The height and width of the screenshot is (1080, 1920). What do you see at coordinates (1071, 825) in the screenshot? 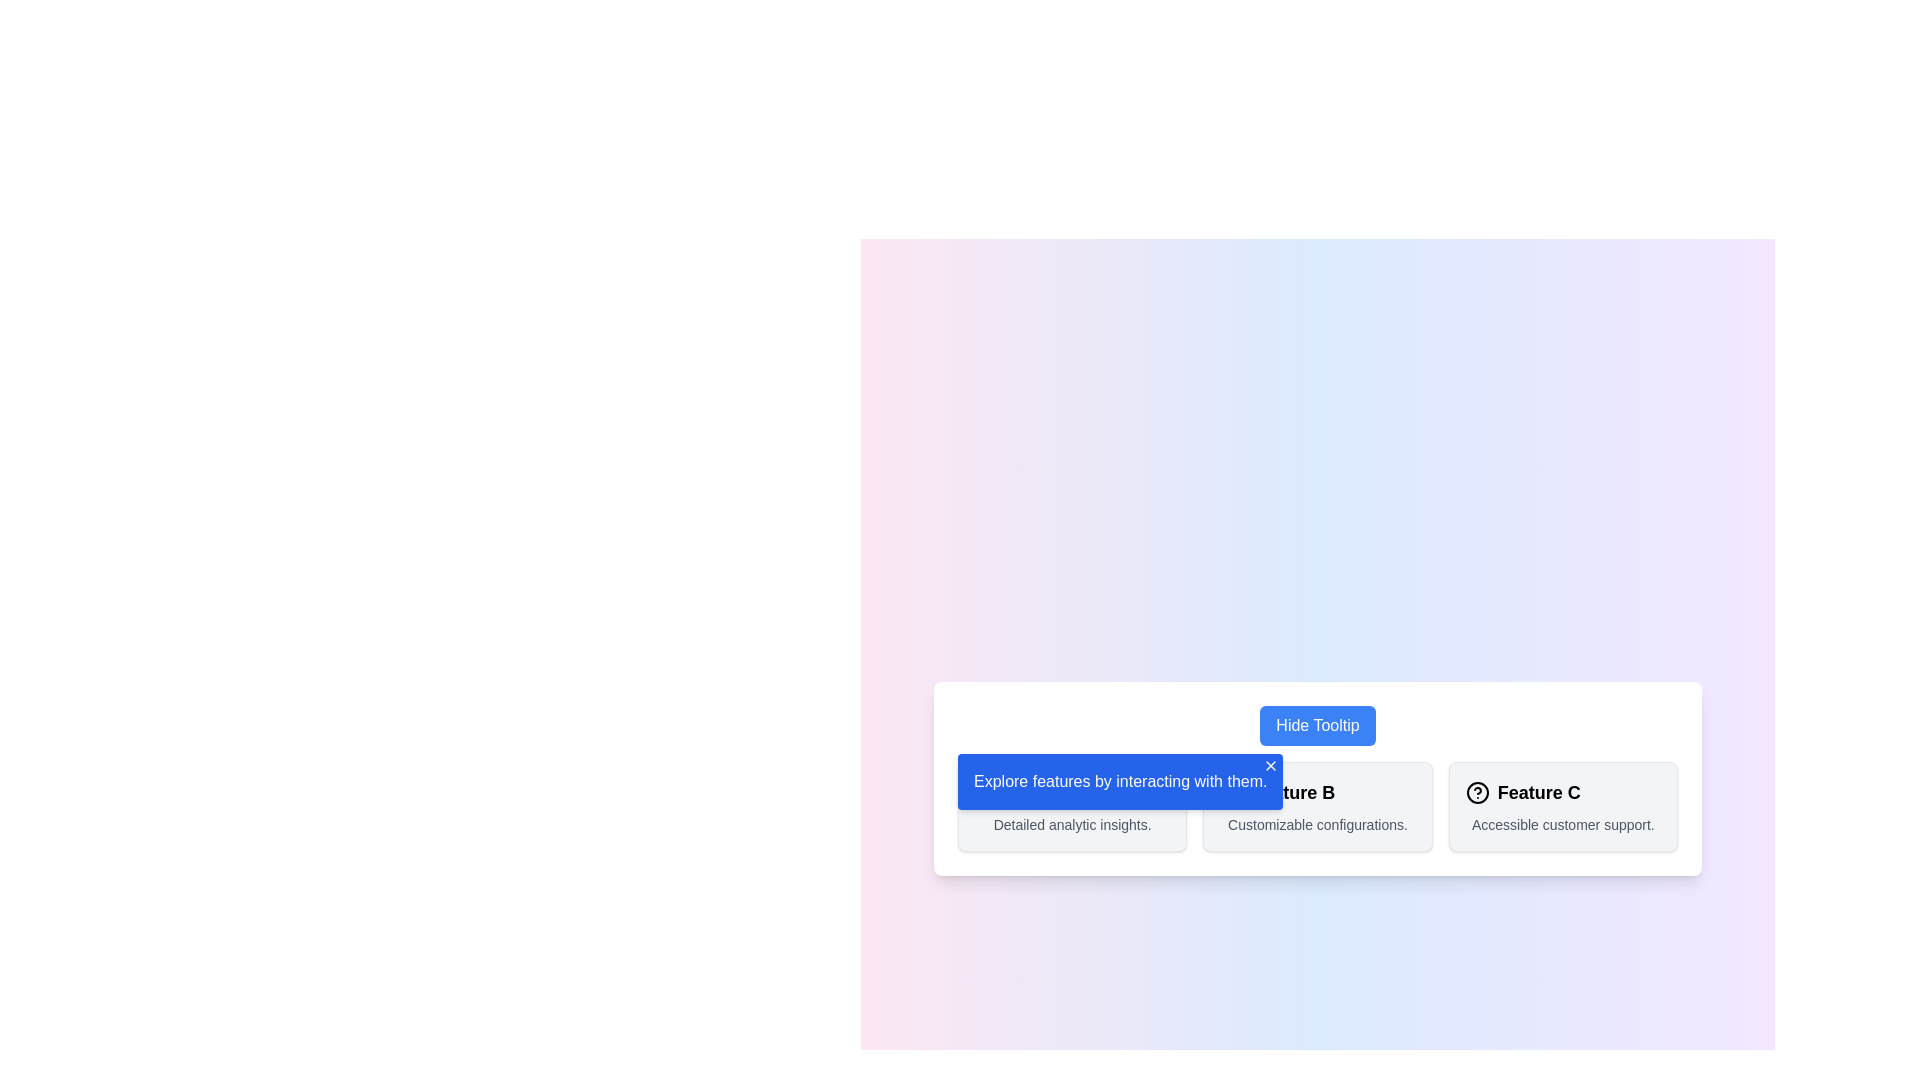
I see `supplementary text component located beneath the 'Feature A' title, which provides additional information about the feature` at bounding box center [1071, 825].